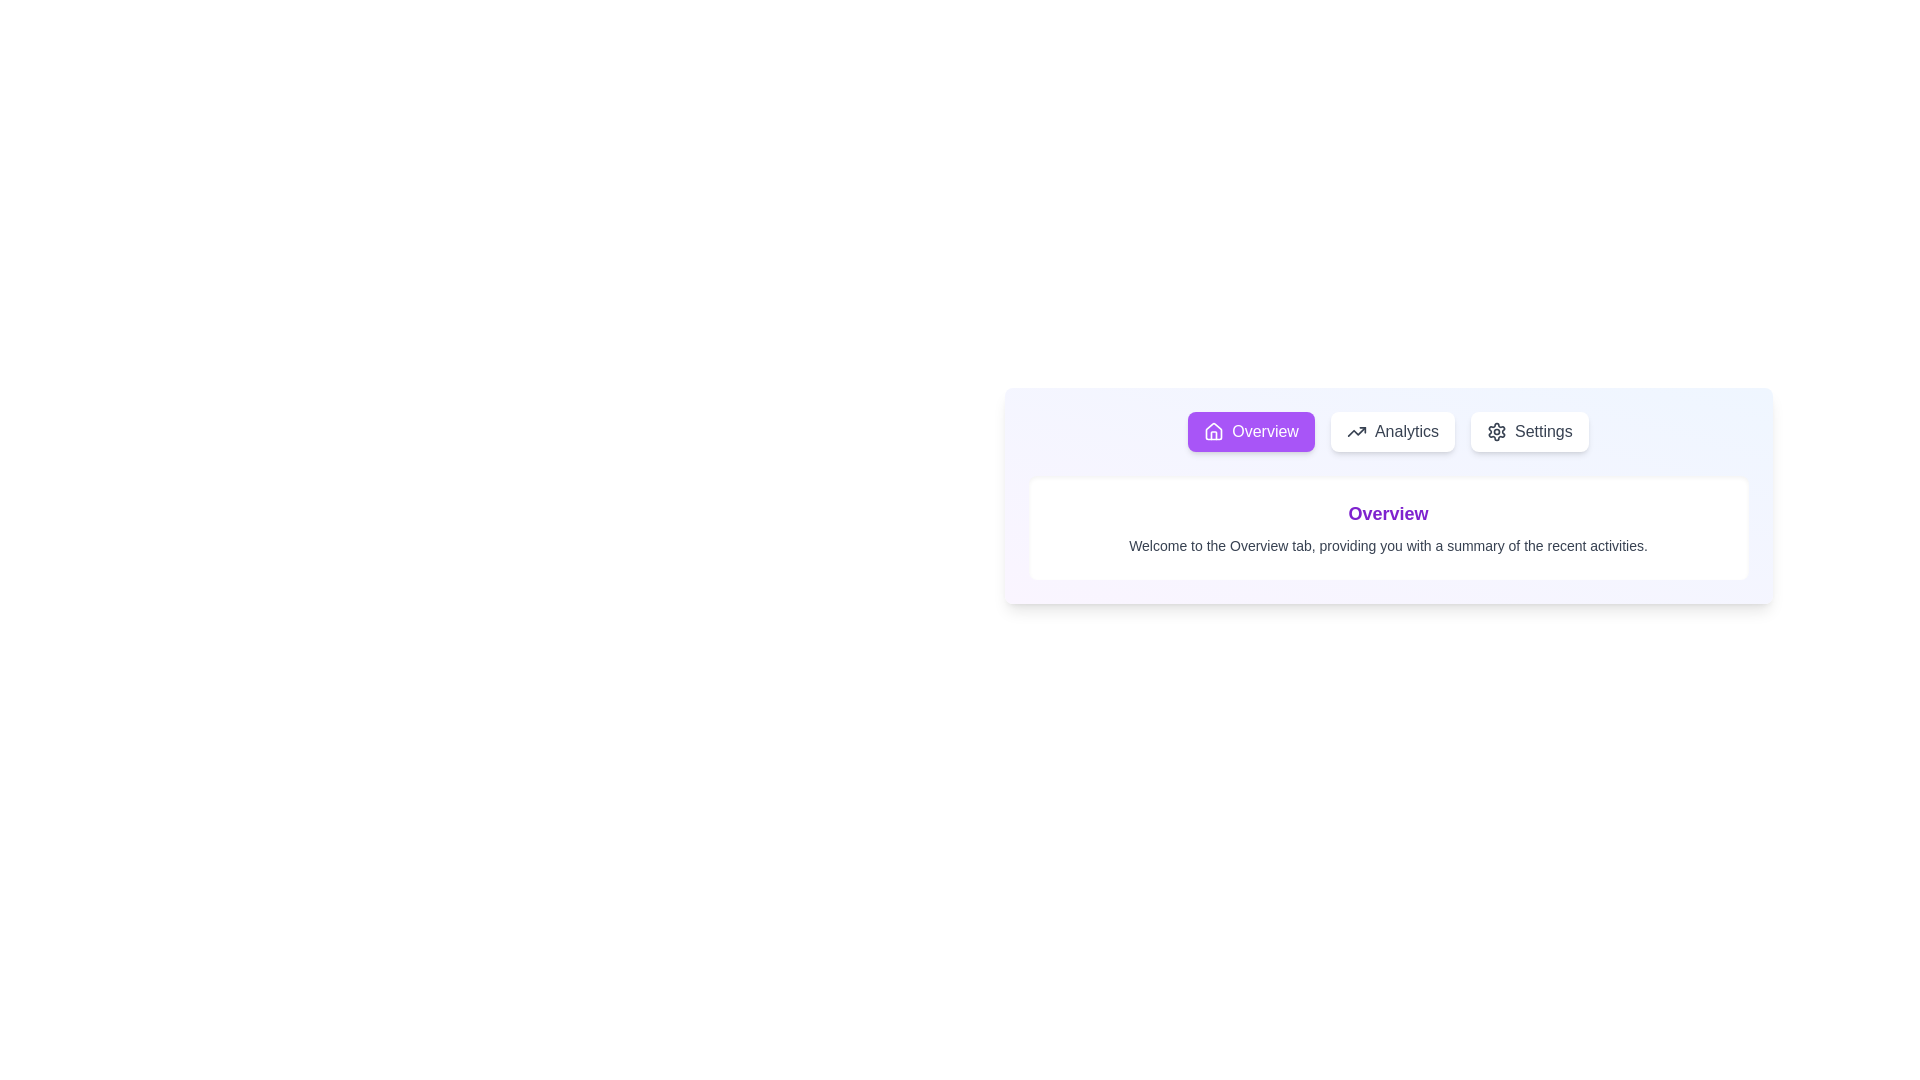 This screenshot has height=1080, width=1920. I want to click on the third button in a row of three navigation buttons, so click(1528, 431).